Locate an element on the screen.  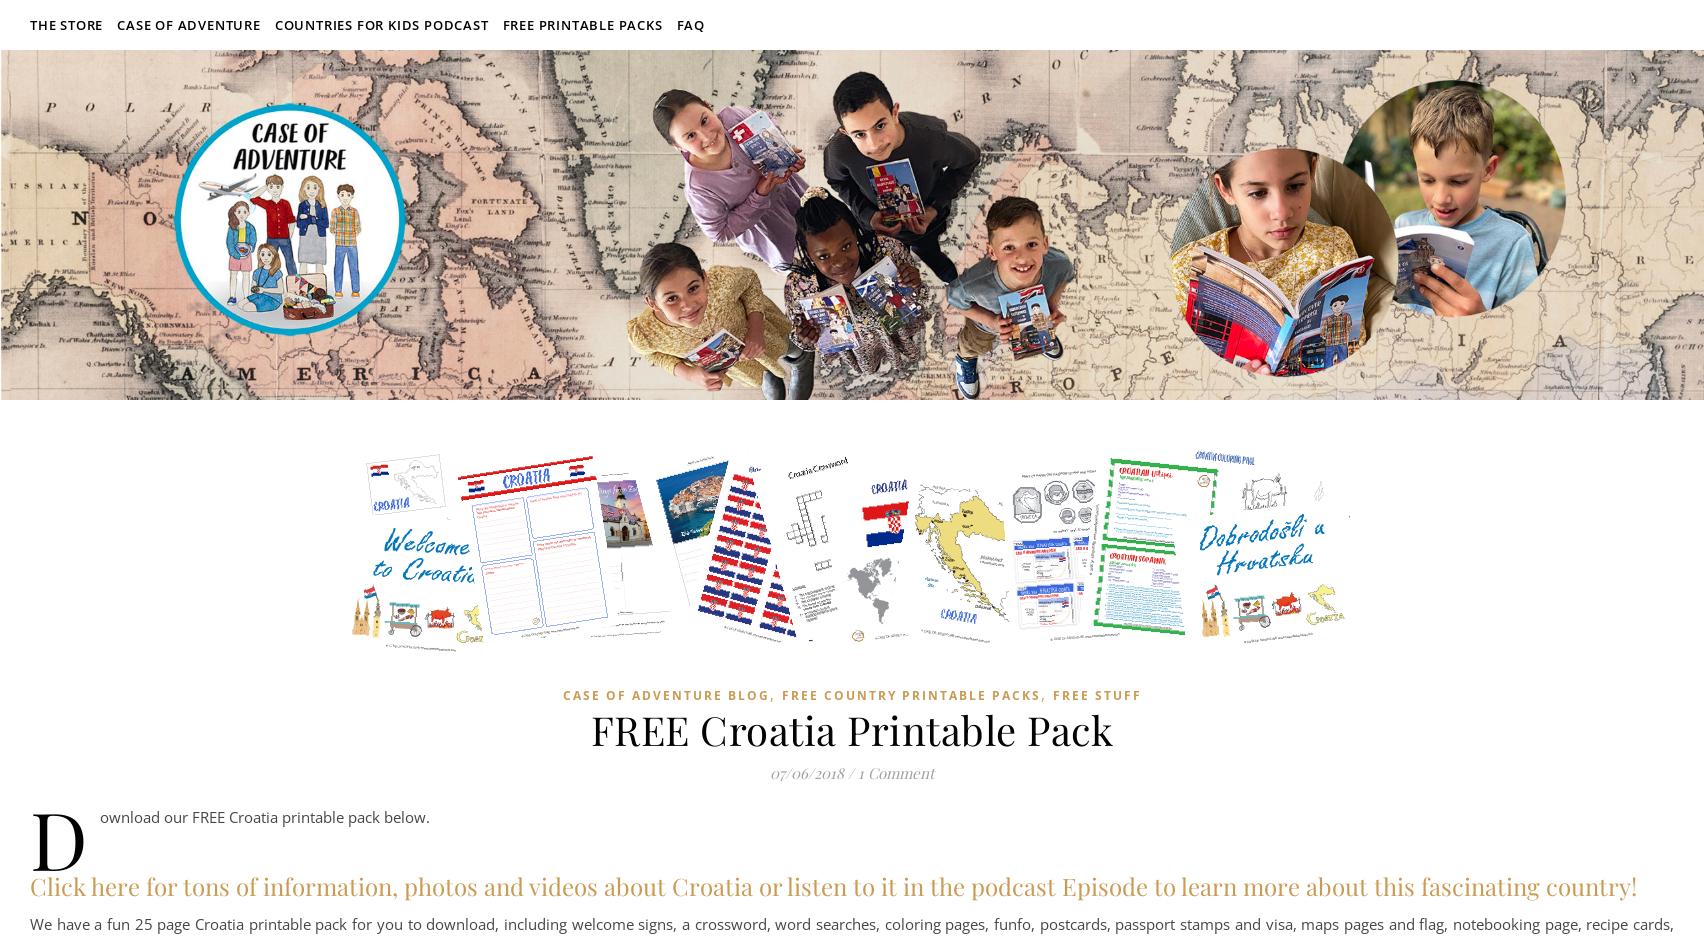
'/' is located at coordinates (849, 773).